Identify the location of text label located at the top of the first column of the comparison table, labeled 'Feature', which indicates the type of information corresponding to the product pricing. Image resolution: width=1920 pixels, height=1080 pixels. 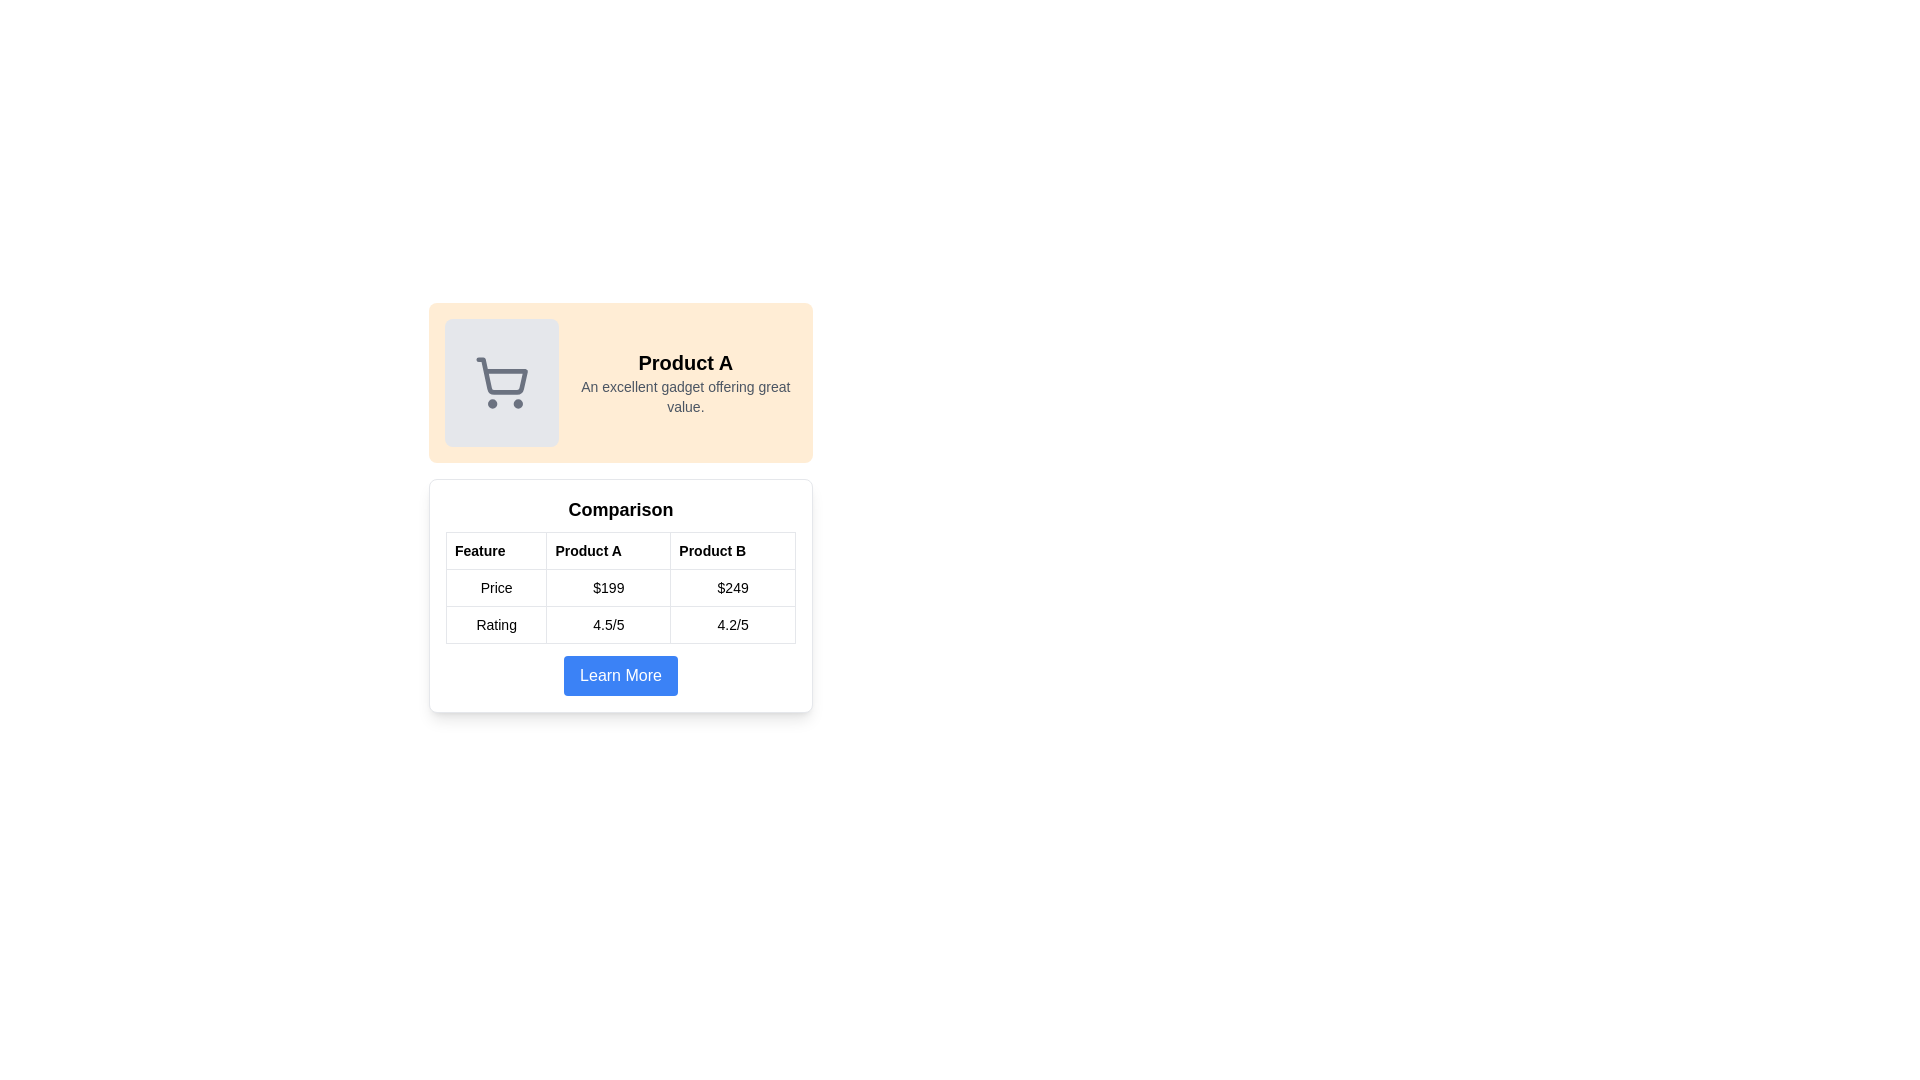
(496, 586).